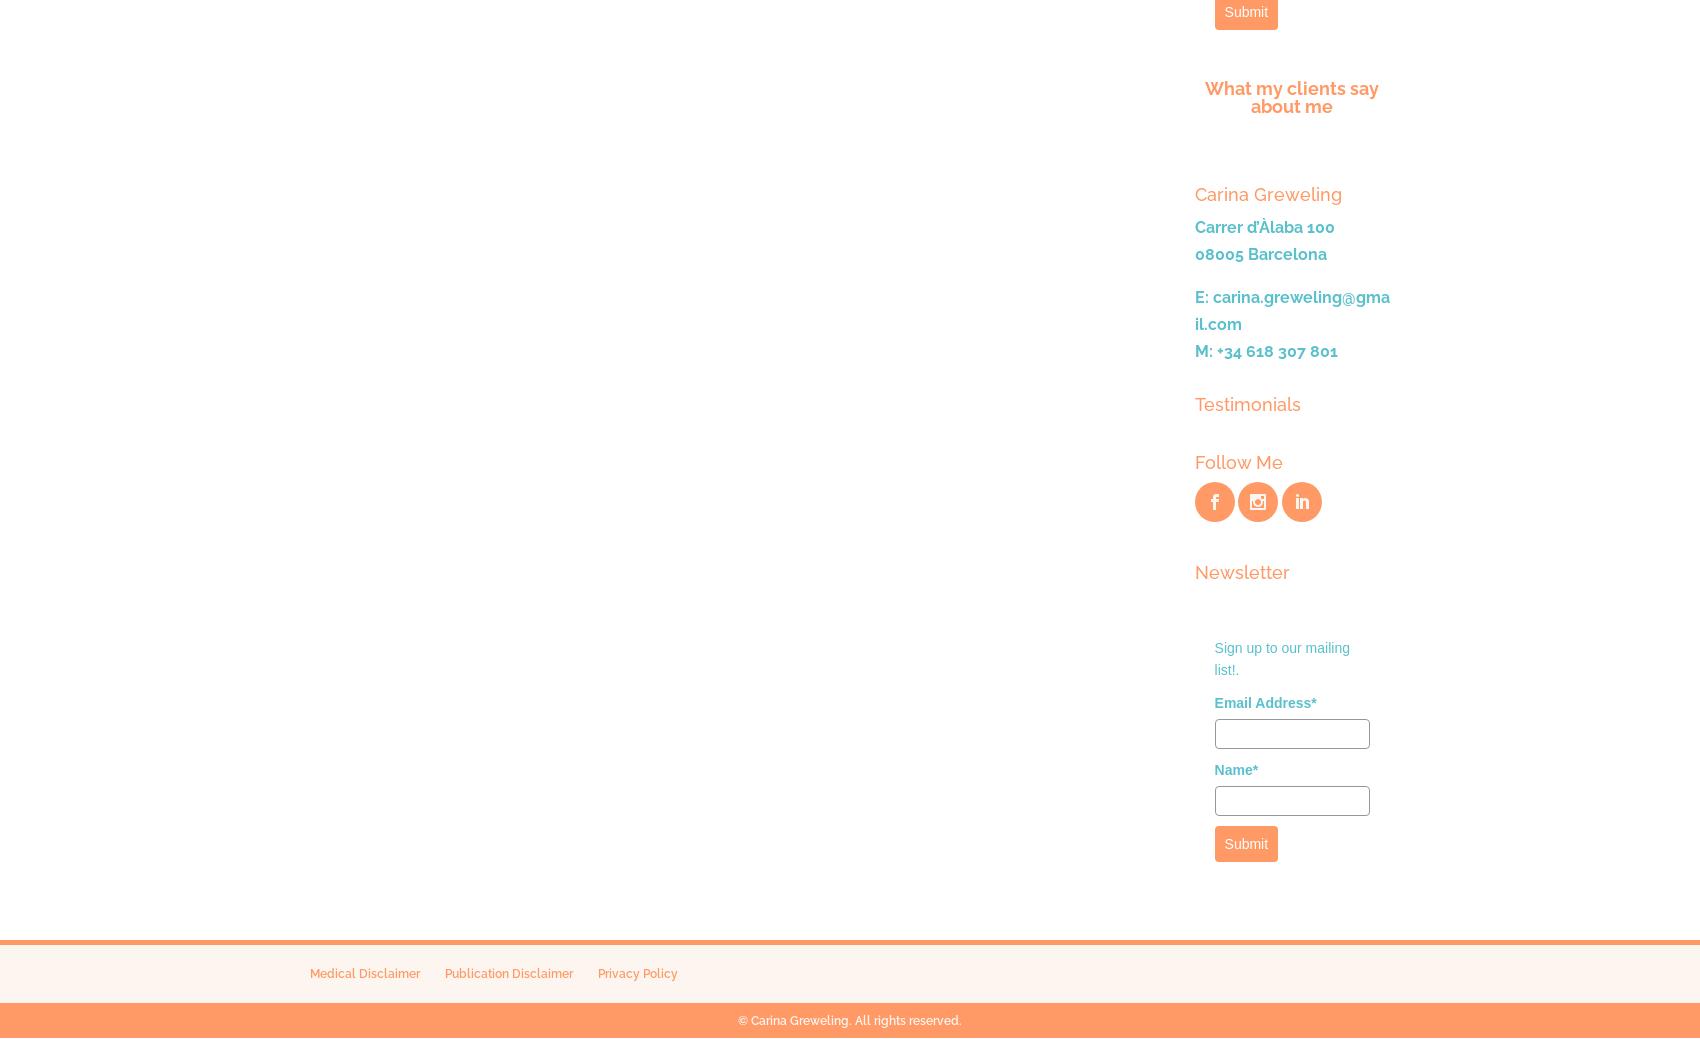  I want to click on 'Newsletter', so click(1240, 571).